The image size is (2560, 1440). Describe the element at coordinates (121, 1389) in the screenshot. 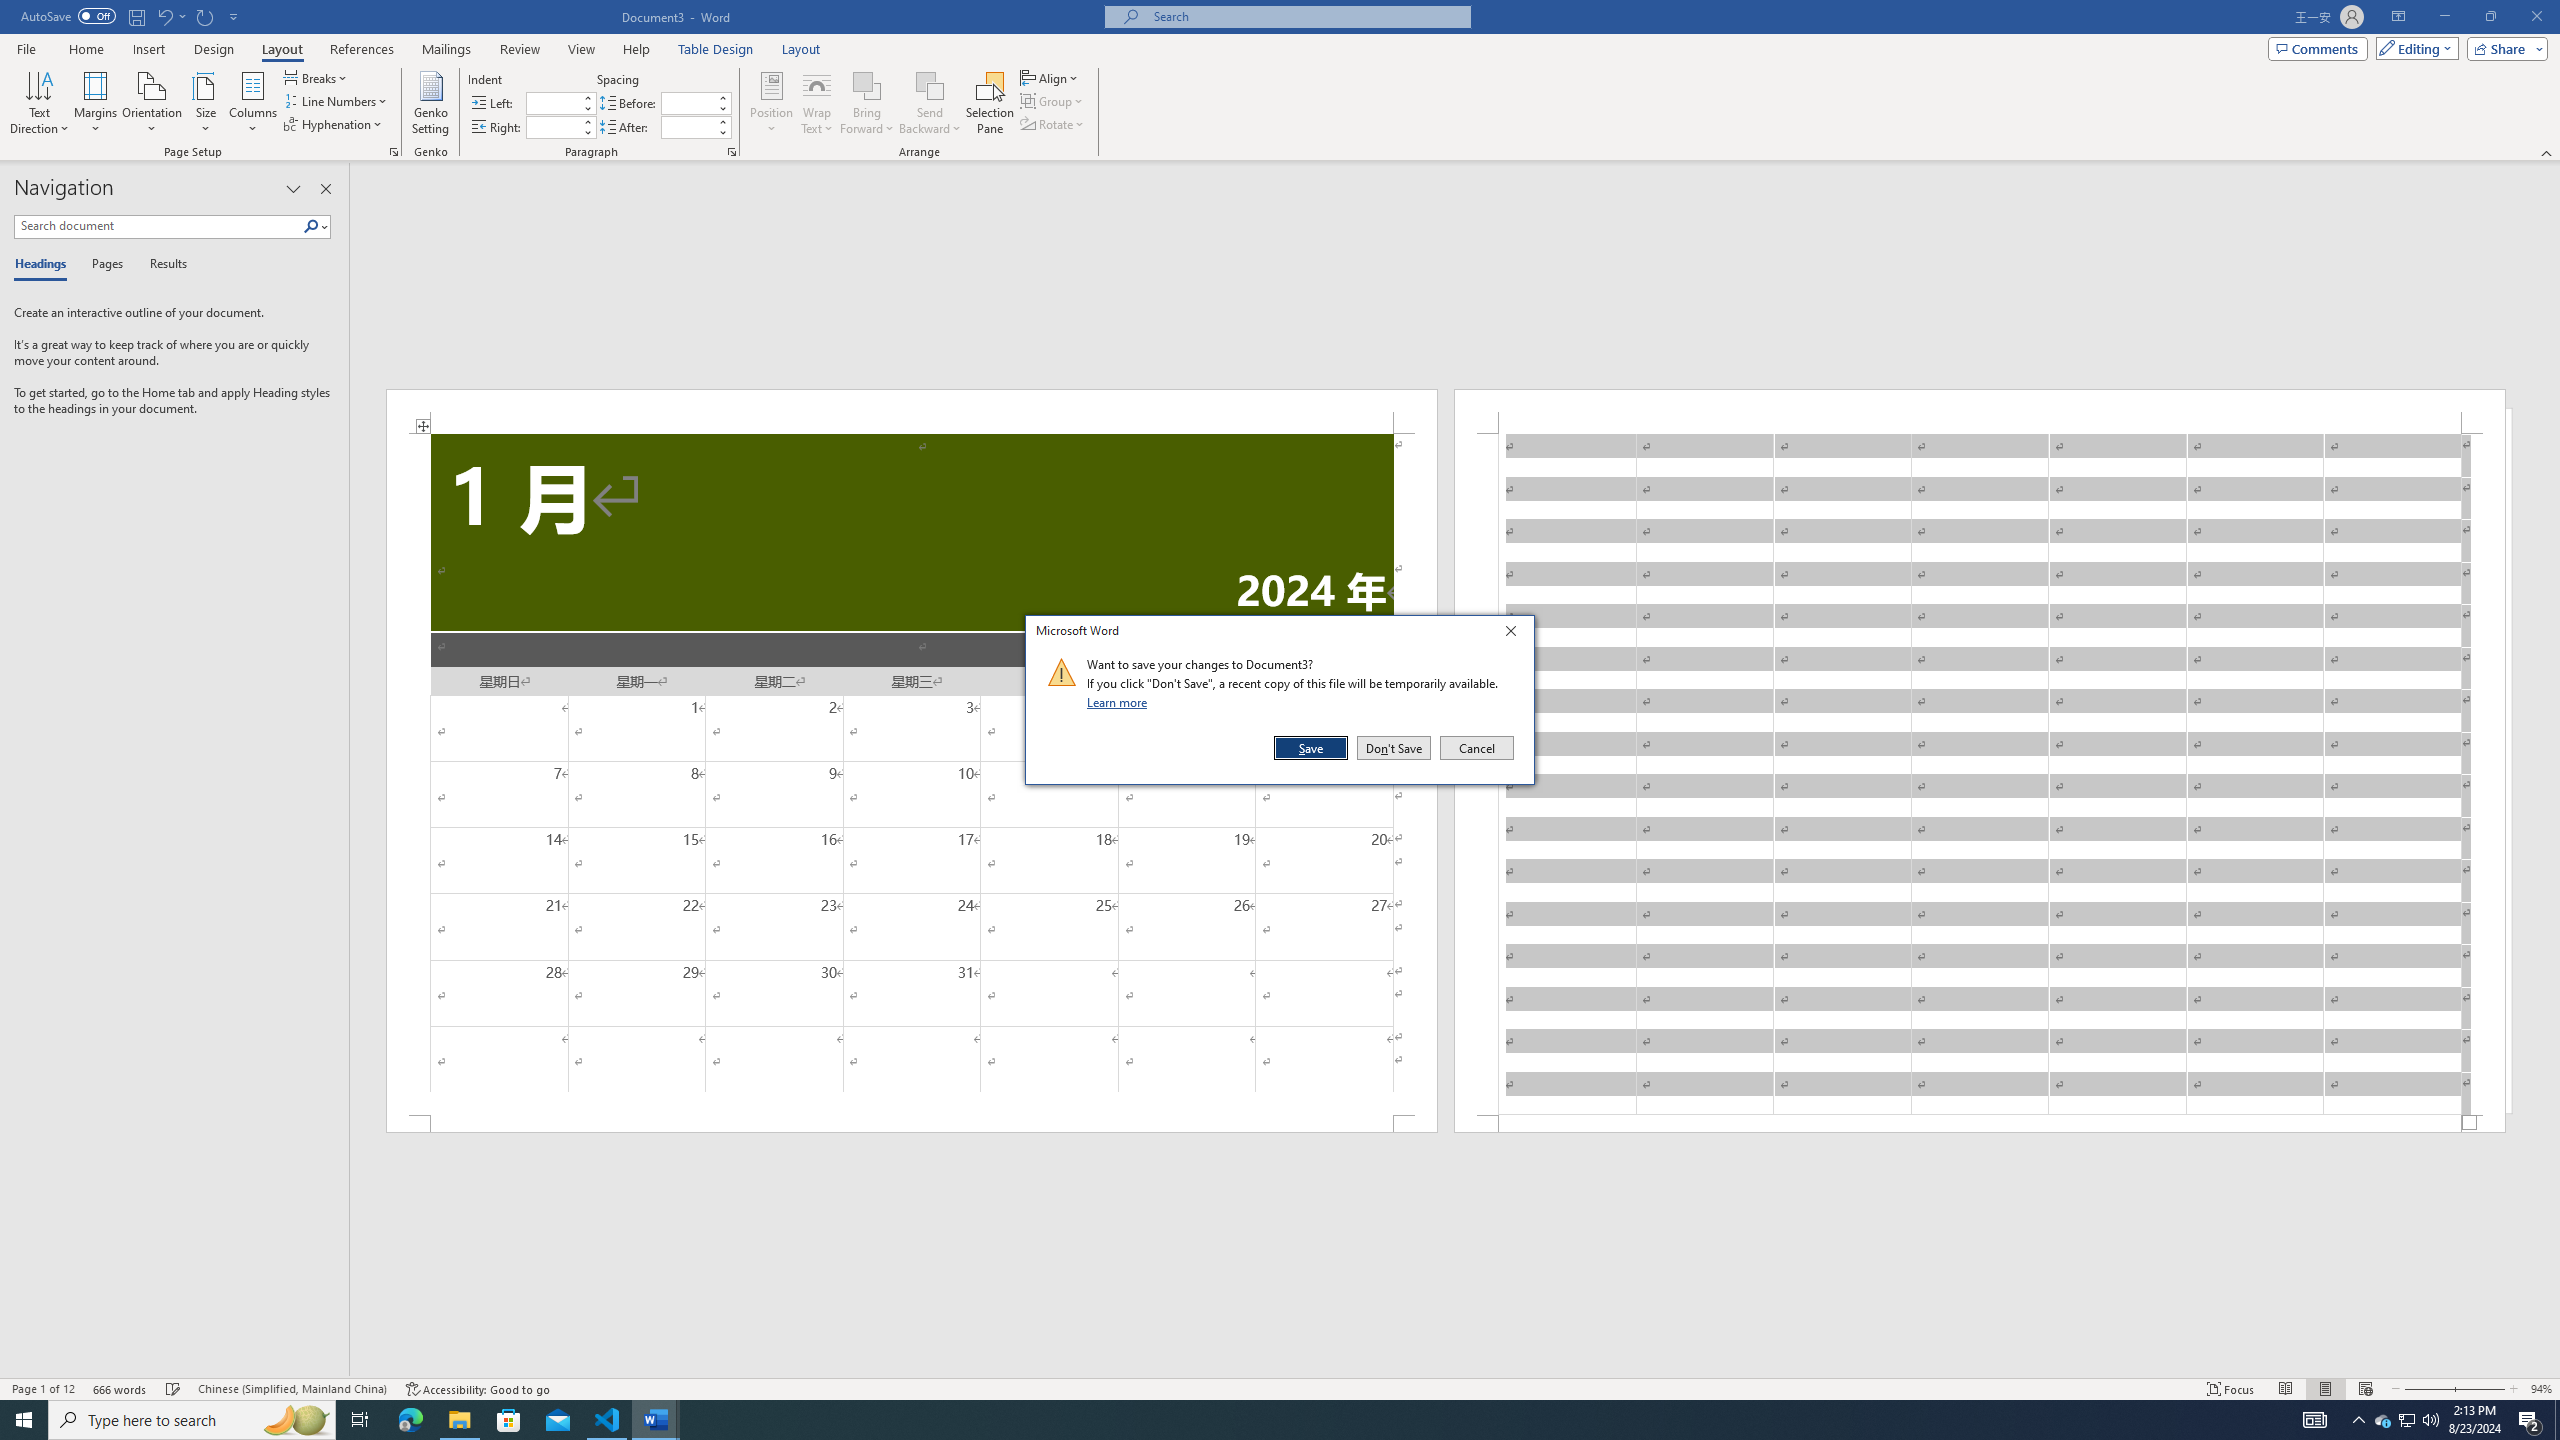

I see `'Word Count 666 words'` at that location.